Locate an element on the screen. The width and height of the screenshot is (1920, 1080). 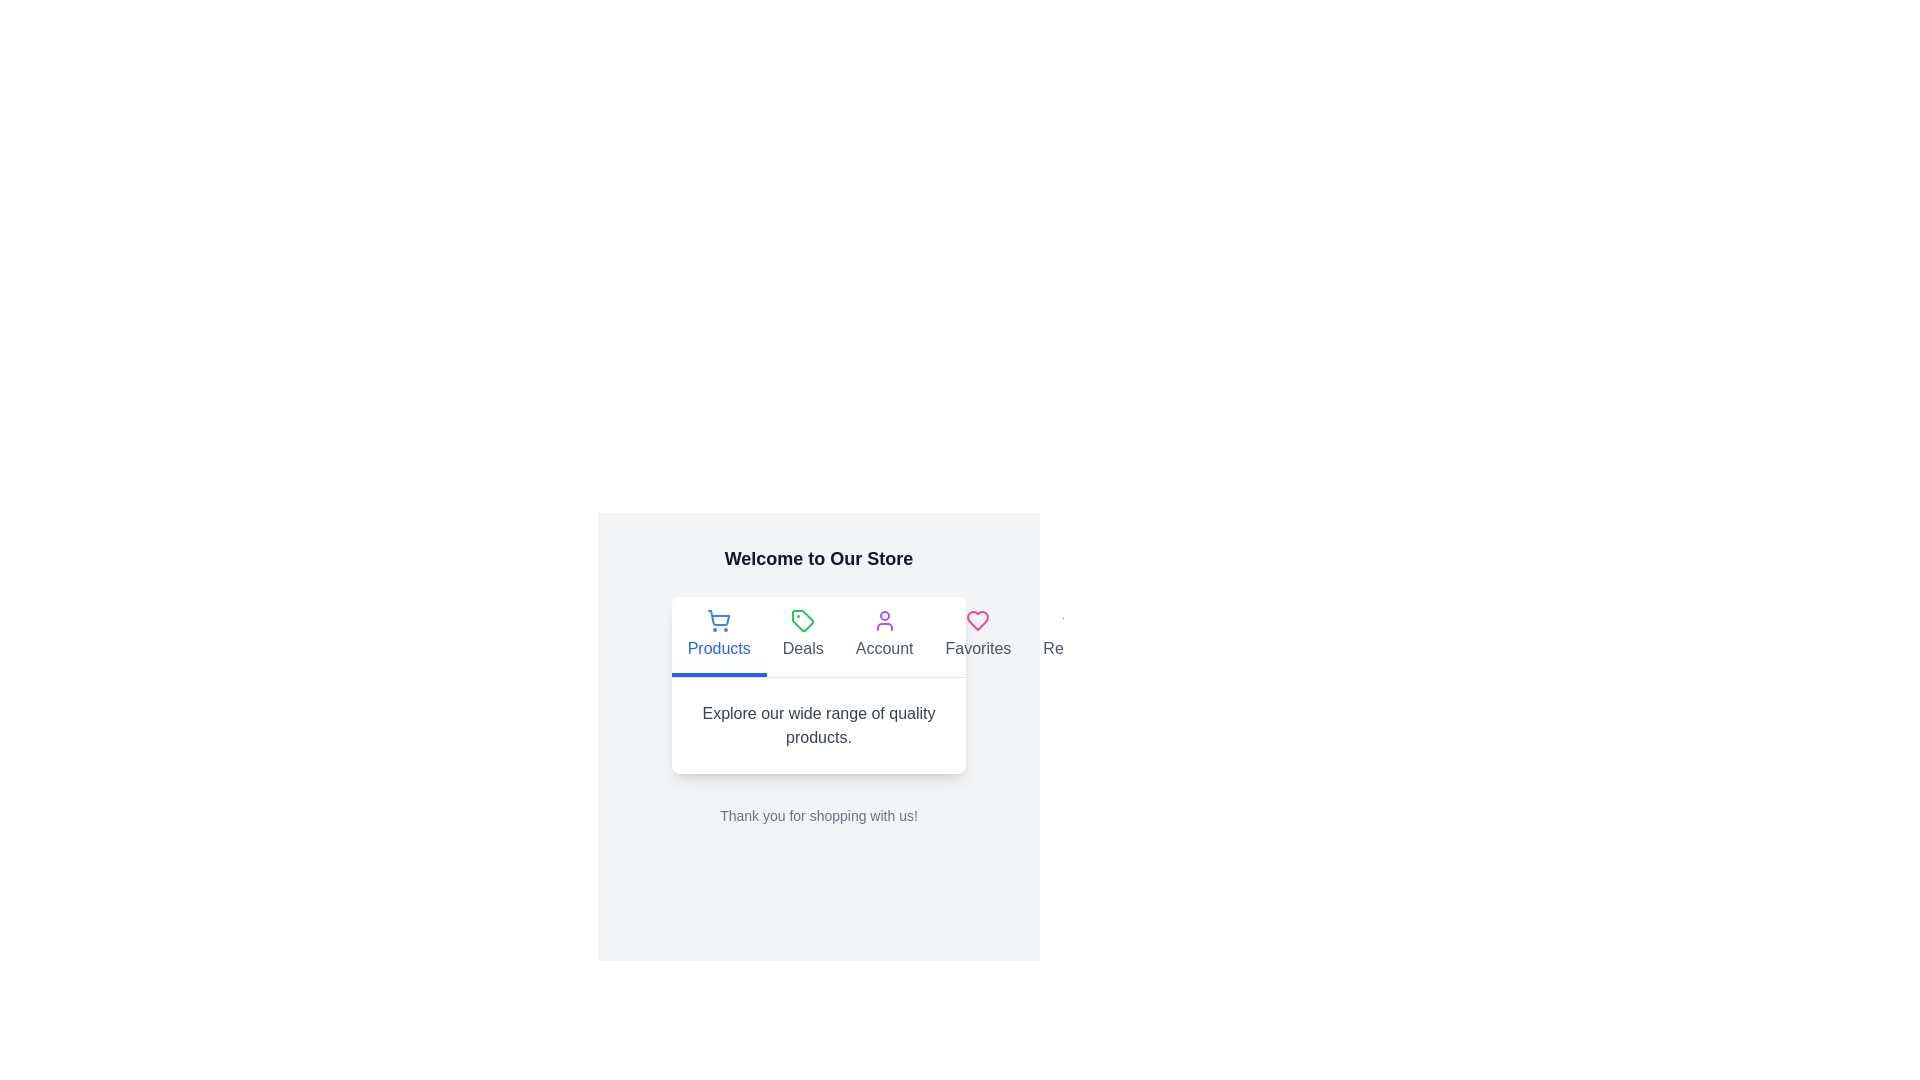
the text label displaying 'Products' which is styled in blue and located beneath the shopping cart icon is located at coordinates (719, 648).